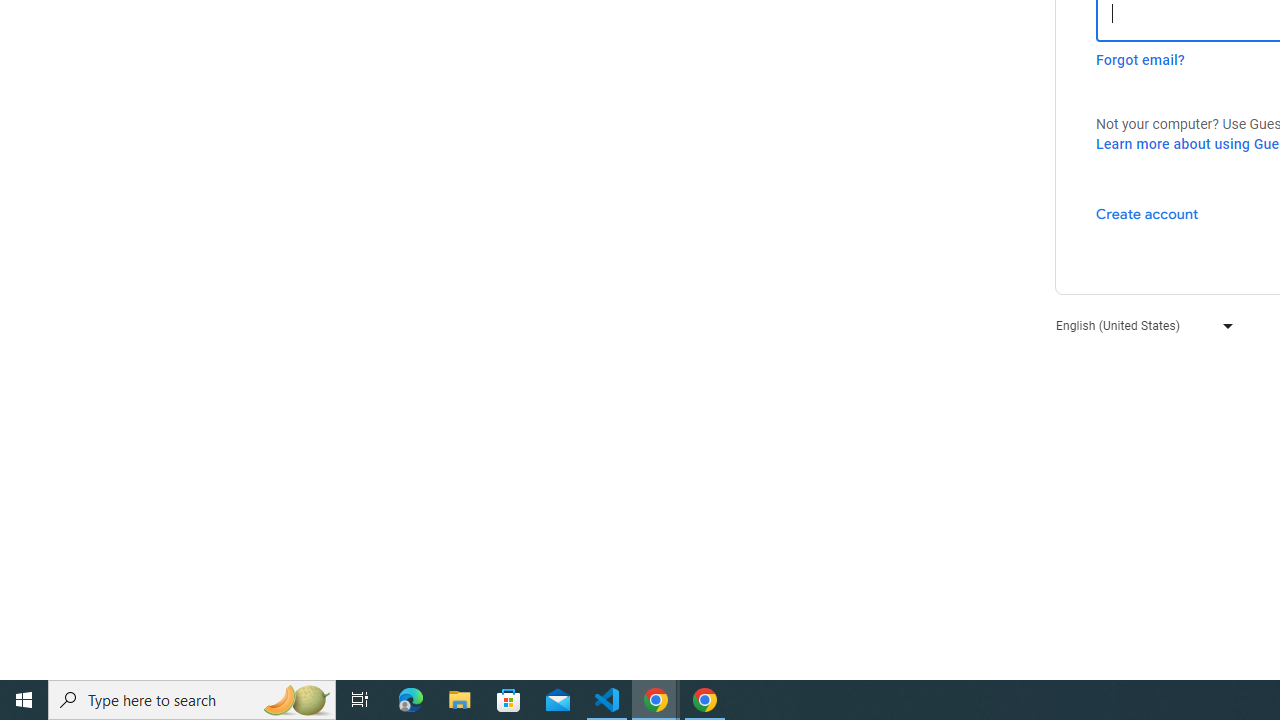  What do you see at coordinates (1146, 213) in the screenshot?
I see `'Create account'` at bounding box center [1146, 213].